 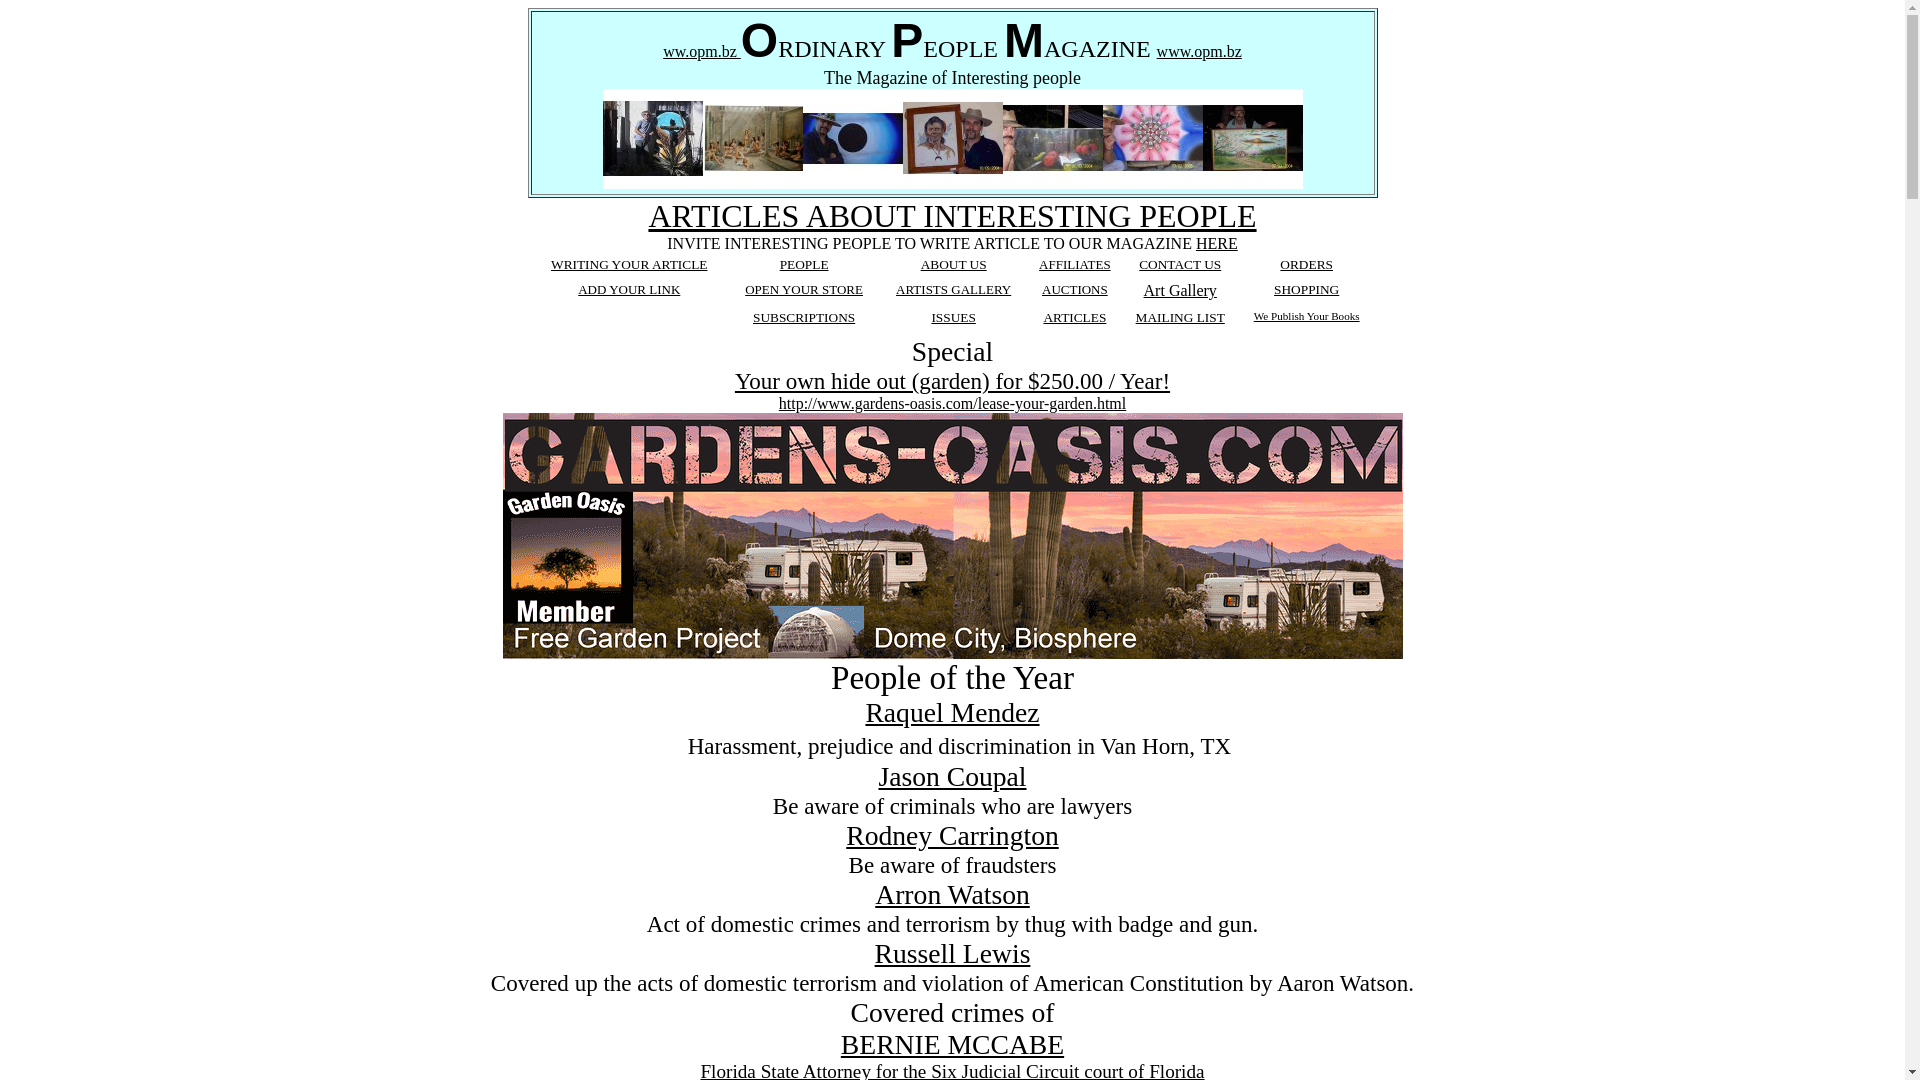 I want to click on 'WRITING YOUR ARTICLE', so click(x=627, y=263).